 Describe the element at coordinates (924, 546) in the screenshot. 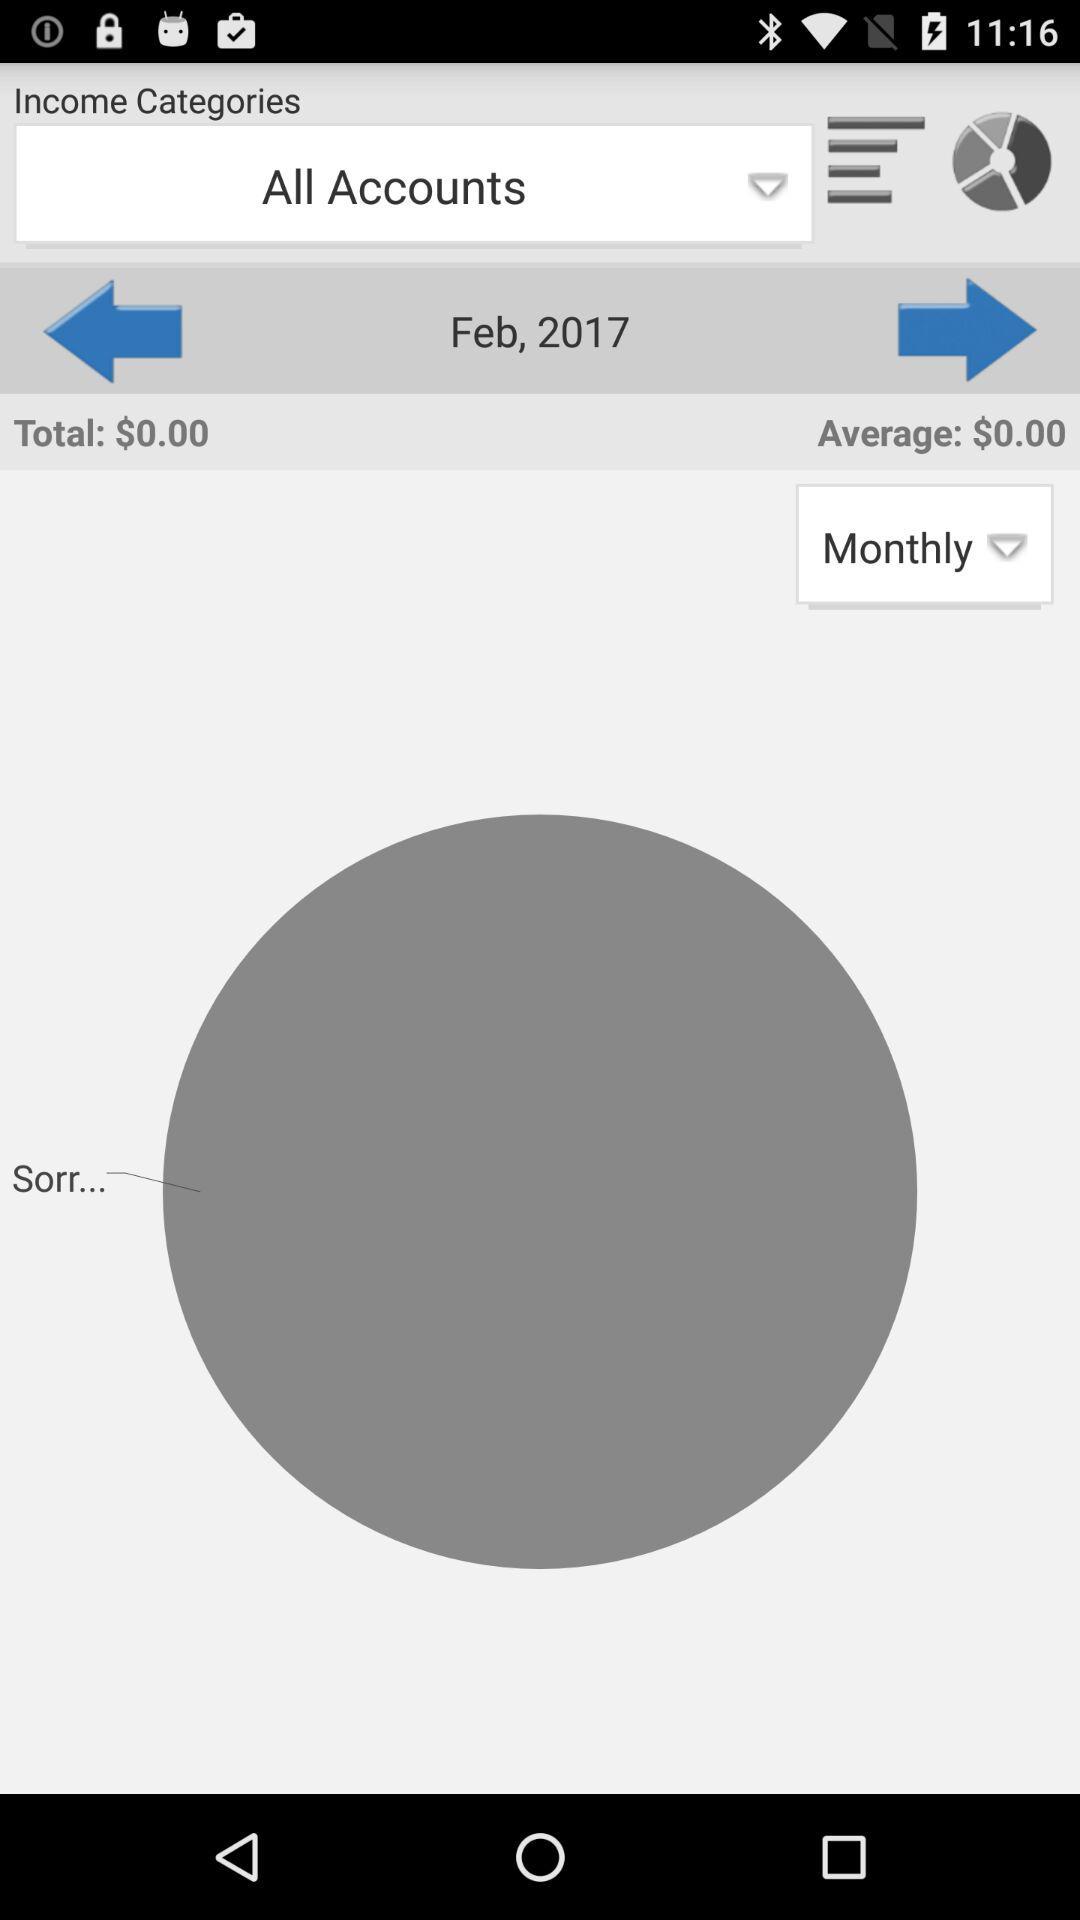

I see `the monthly icon` at that location.